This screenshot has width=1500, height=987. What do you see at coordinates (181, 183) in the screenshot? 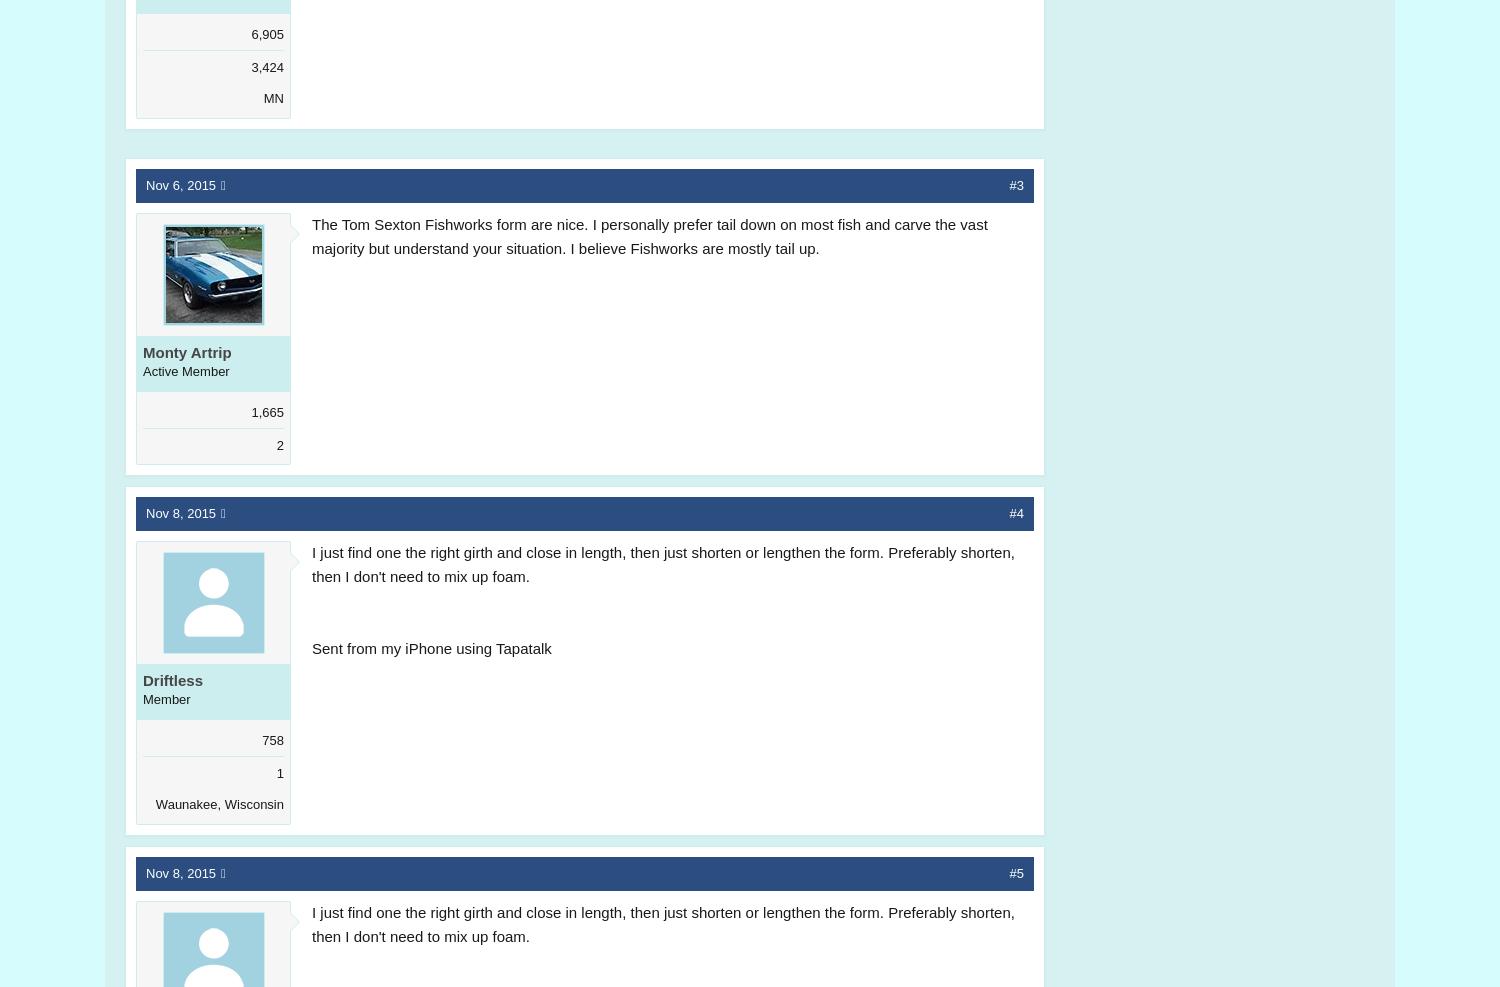
I see `'Nov 6, 2015'` at bounding box center [181, 183].